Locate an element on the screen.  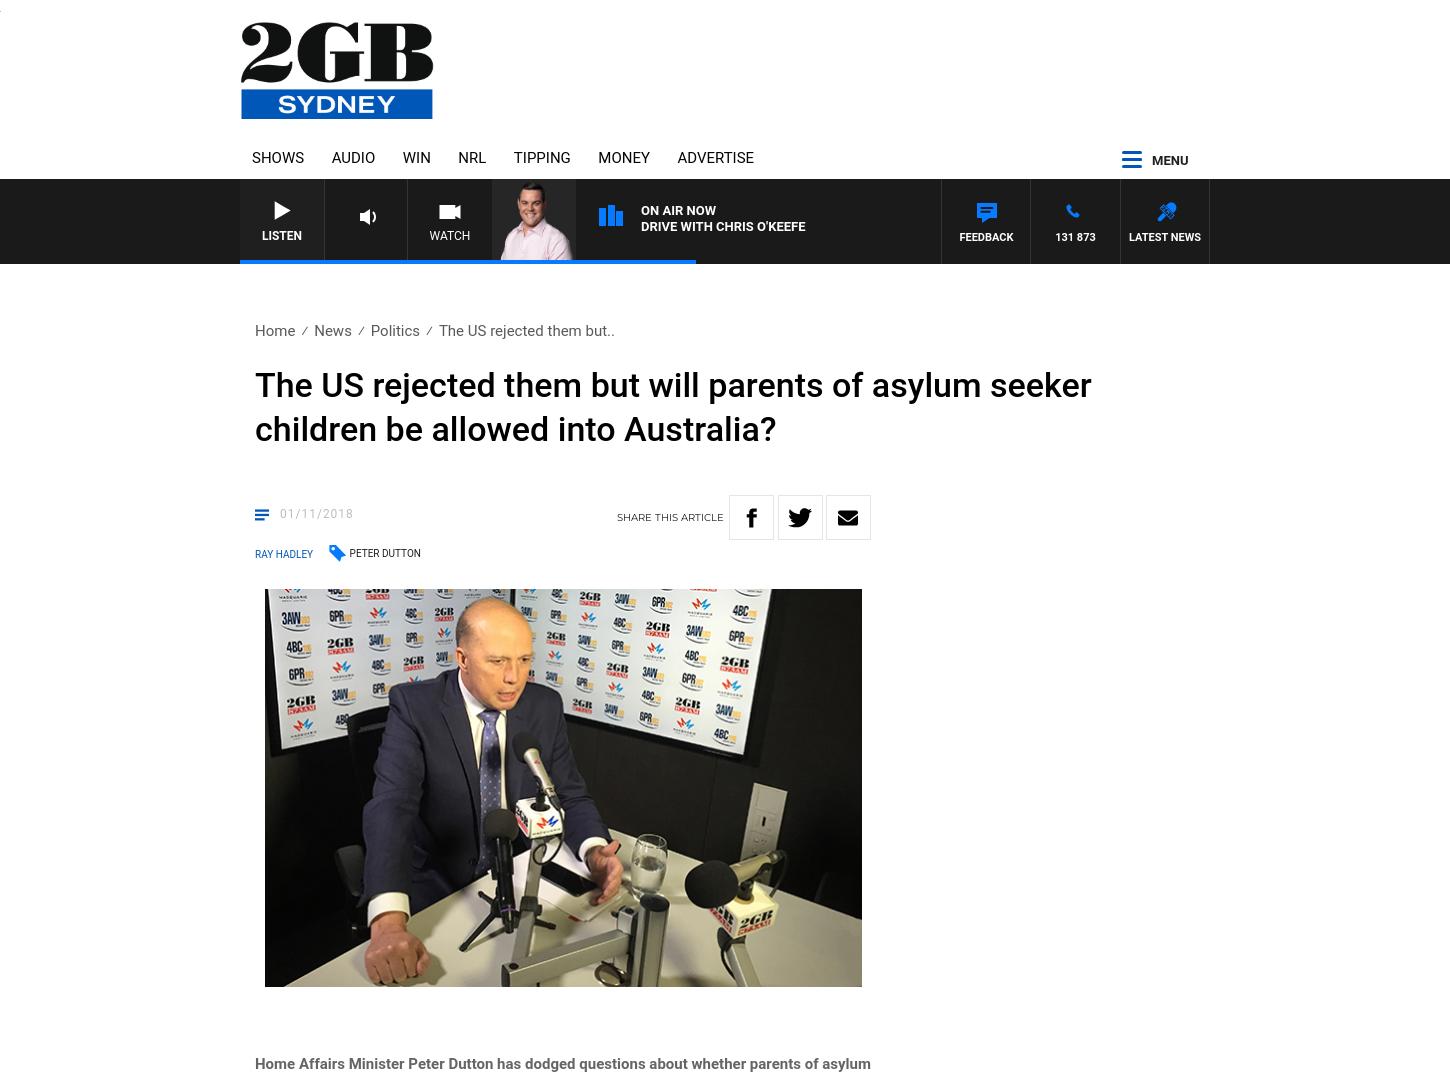
'Watch' is located at coordinates (428, 234).